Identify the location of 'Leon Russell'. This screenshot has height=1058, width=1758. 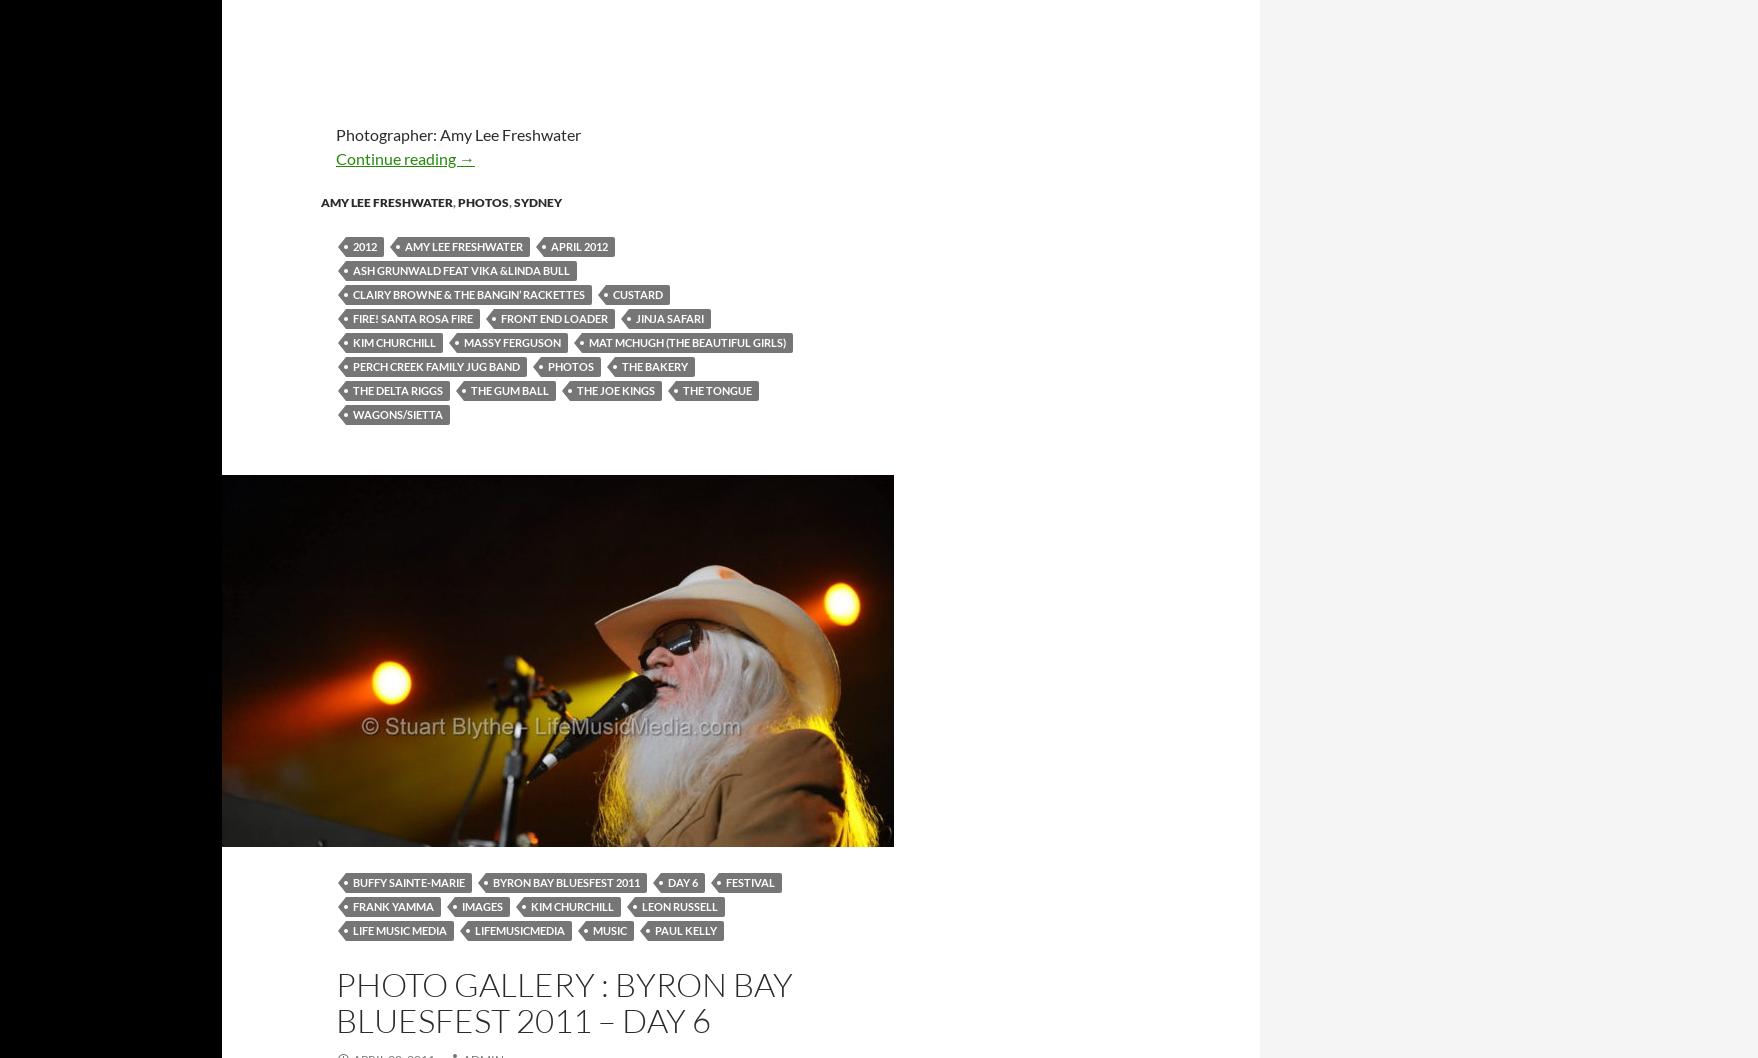
(679, 905).